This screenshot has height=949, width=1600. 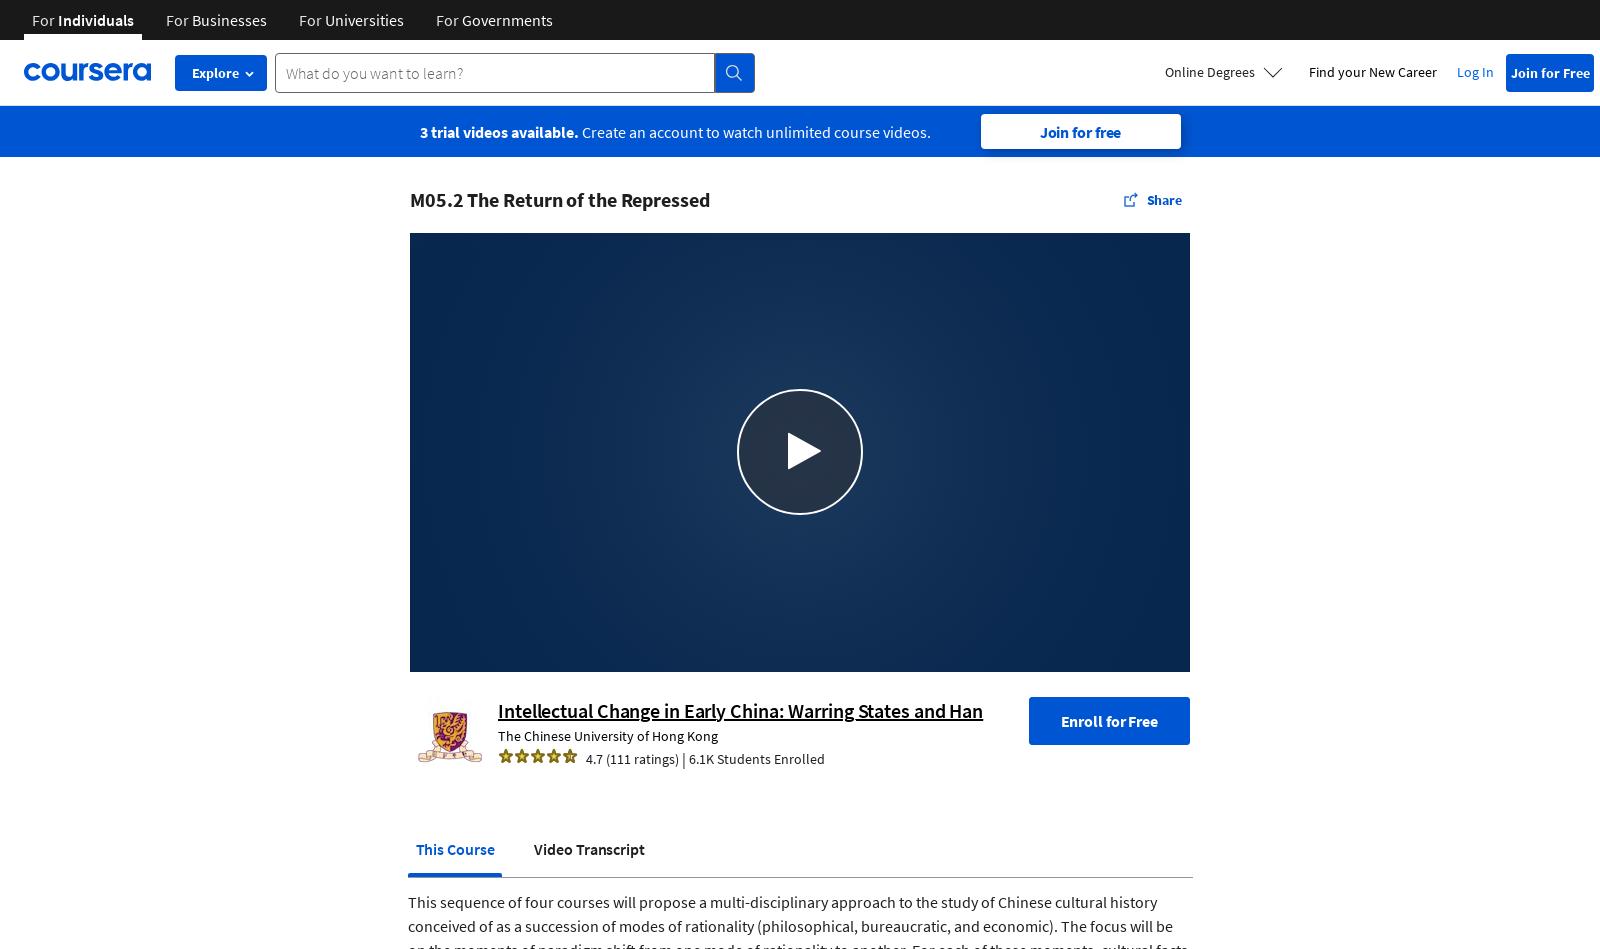 What do you see at coordinates (497, 130) in the screenshot?
I see `'3 trial videos available.'` at bounding box center [497, 130].